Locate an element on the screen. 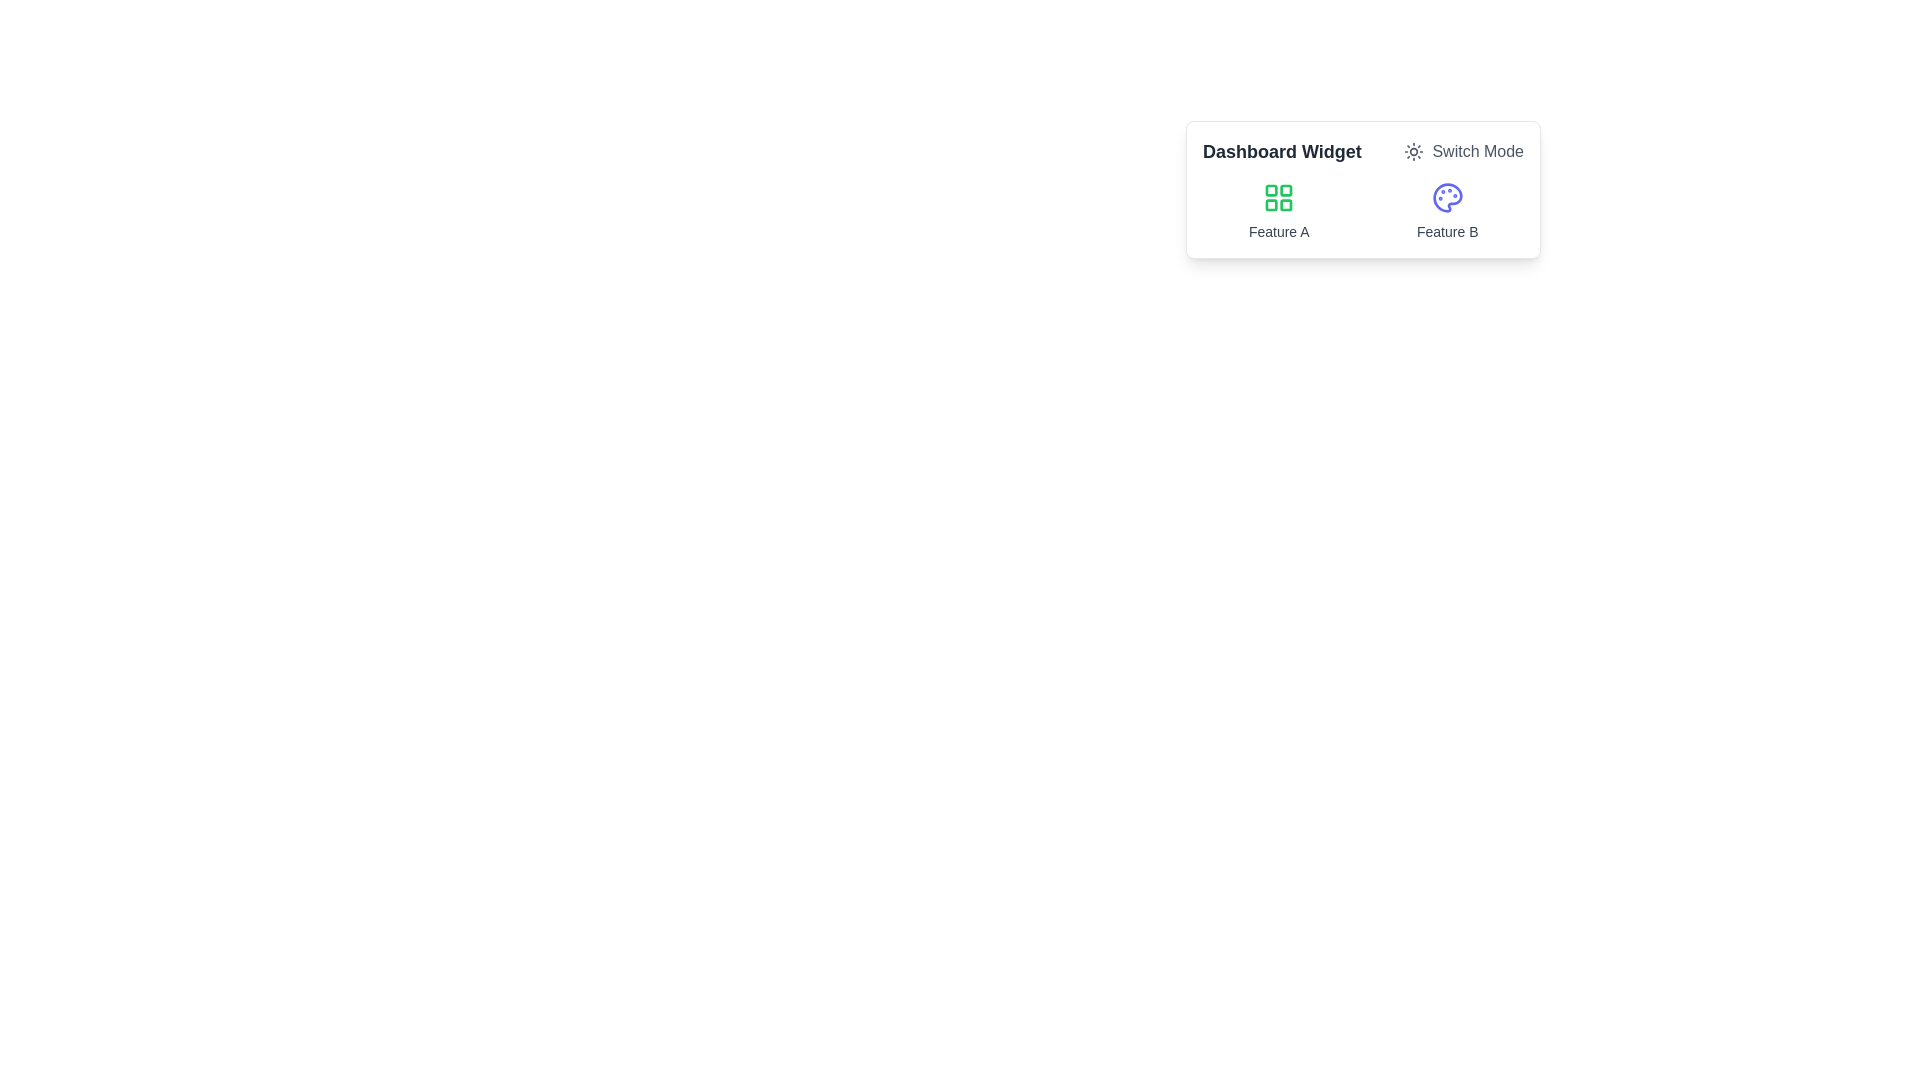 The width and height of the screenshot is (1920, 1080). the text label located at the bottom of the second column in a two-column layout within a dashboard widget is located at coordinates (1447, 230).